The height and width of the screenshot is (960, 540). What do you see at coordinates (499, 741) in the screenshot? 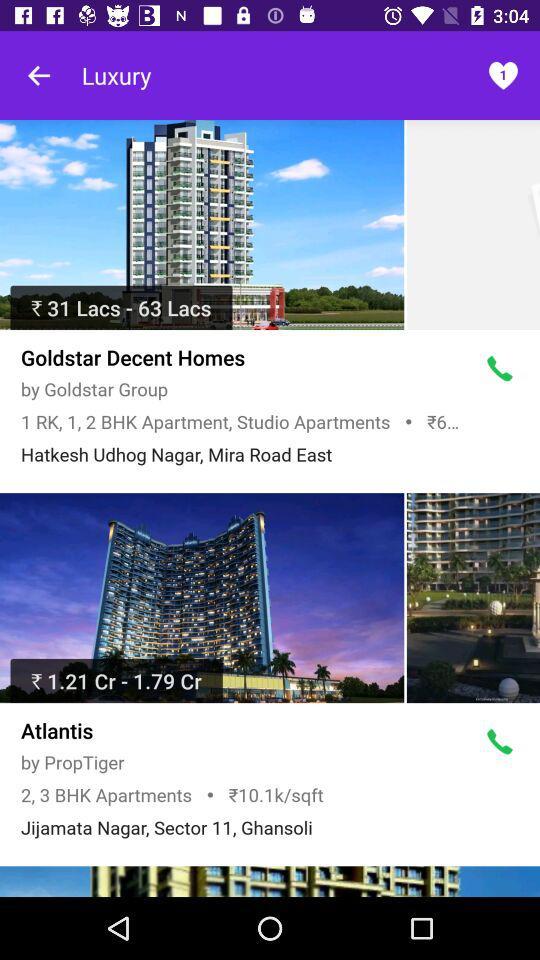
I see `call business` at bounding box center [499, 741].